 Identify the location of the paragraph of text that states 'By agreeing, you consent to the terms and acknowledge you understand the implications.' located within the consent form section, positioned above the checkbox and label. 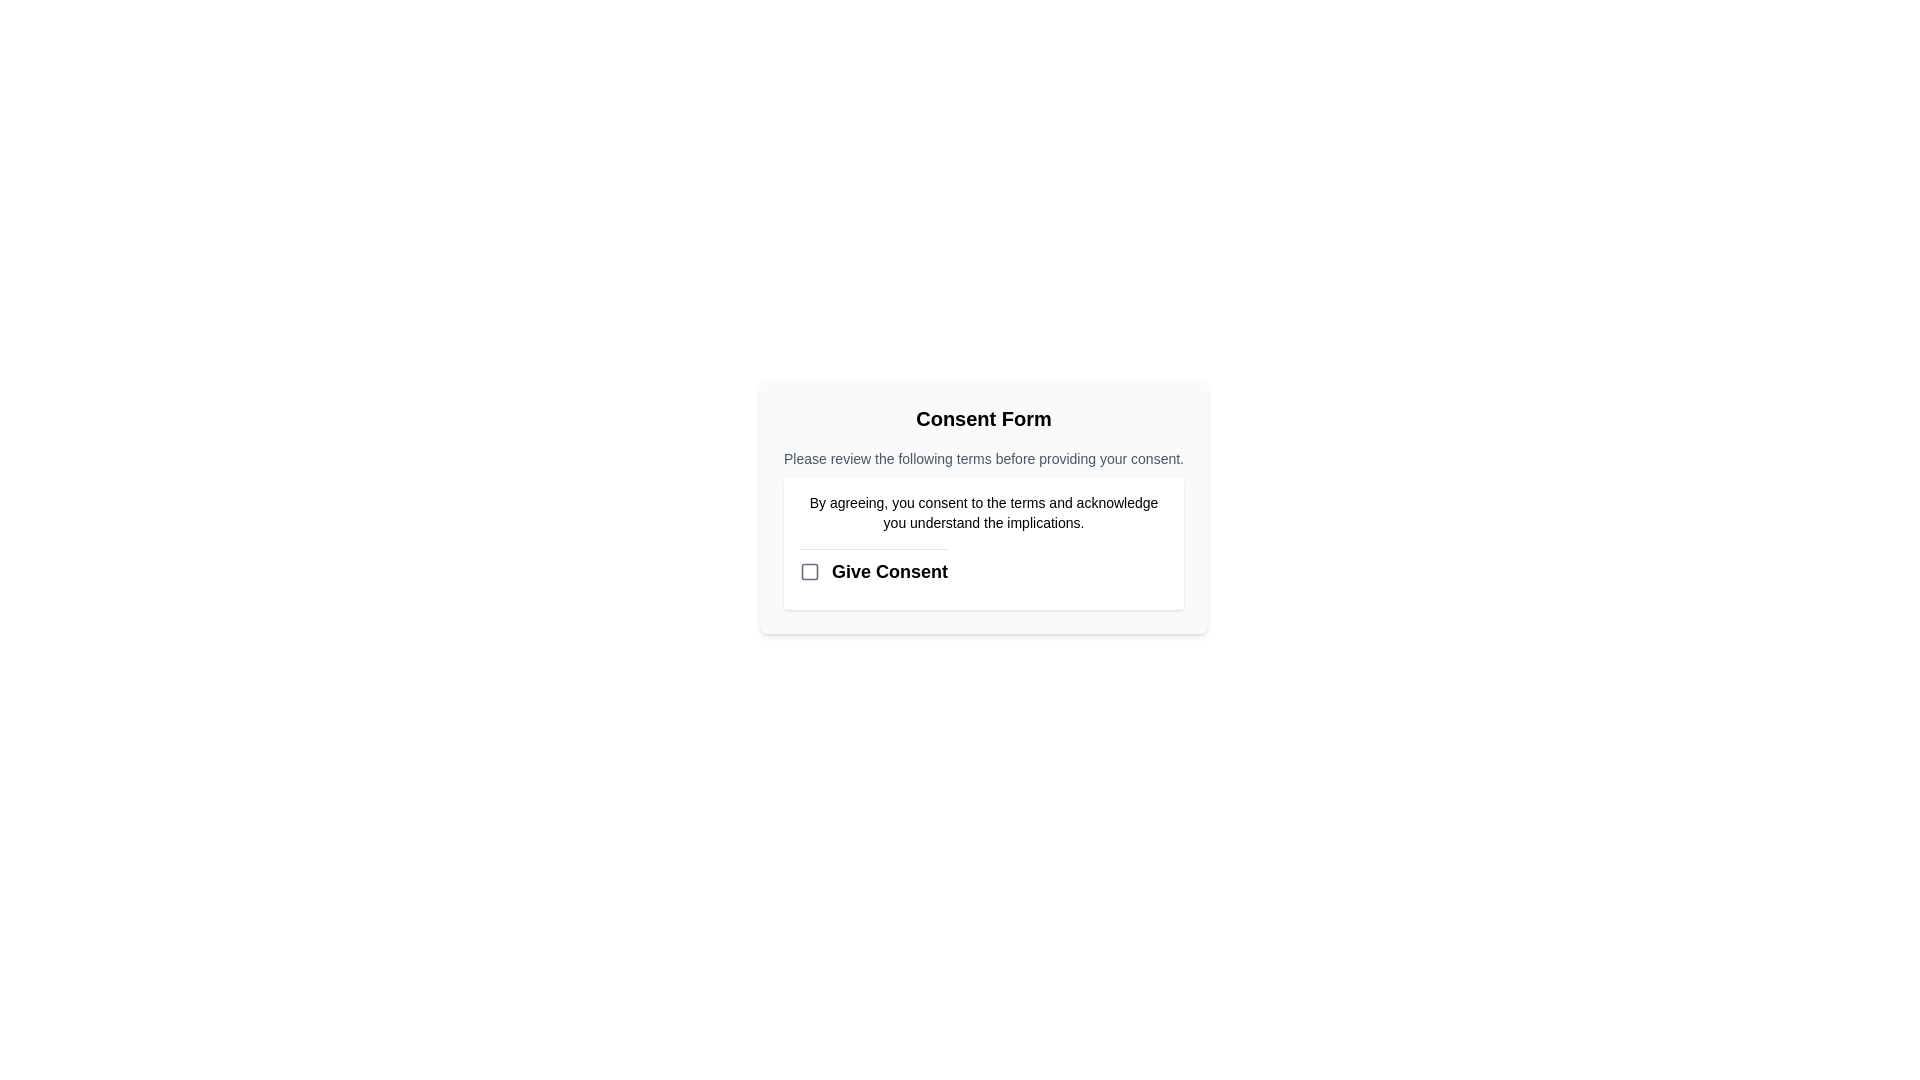
(983, 512).